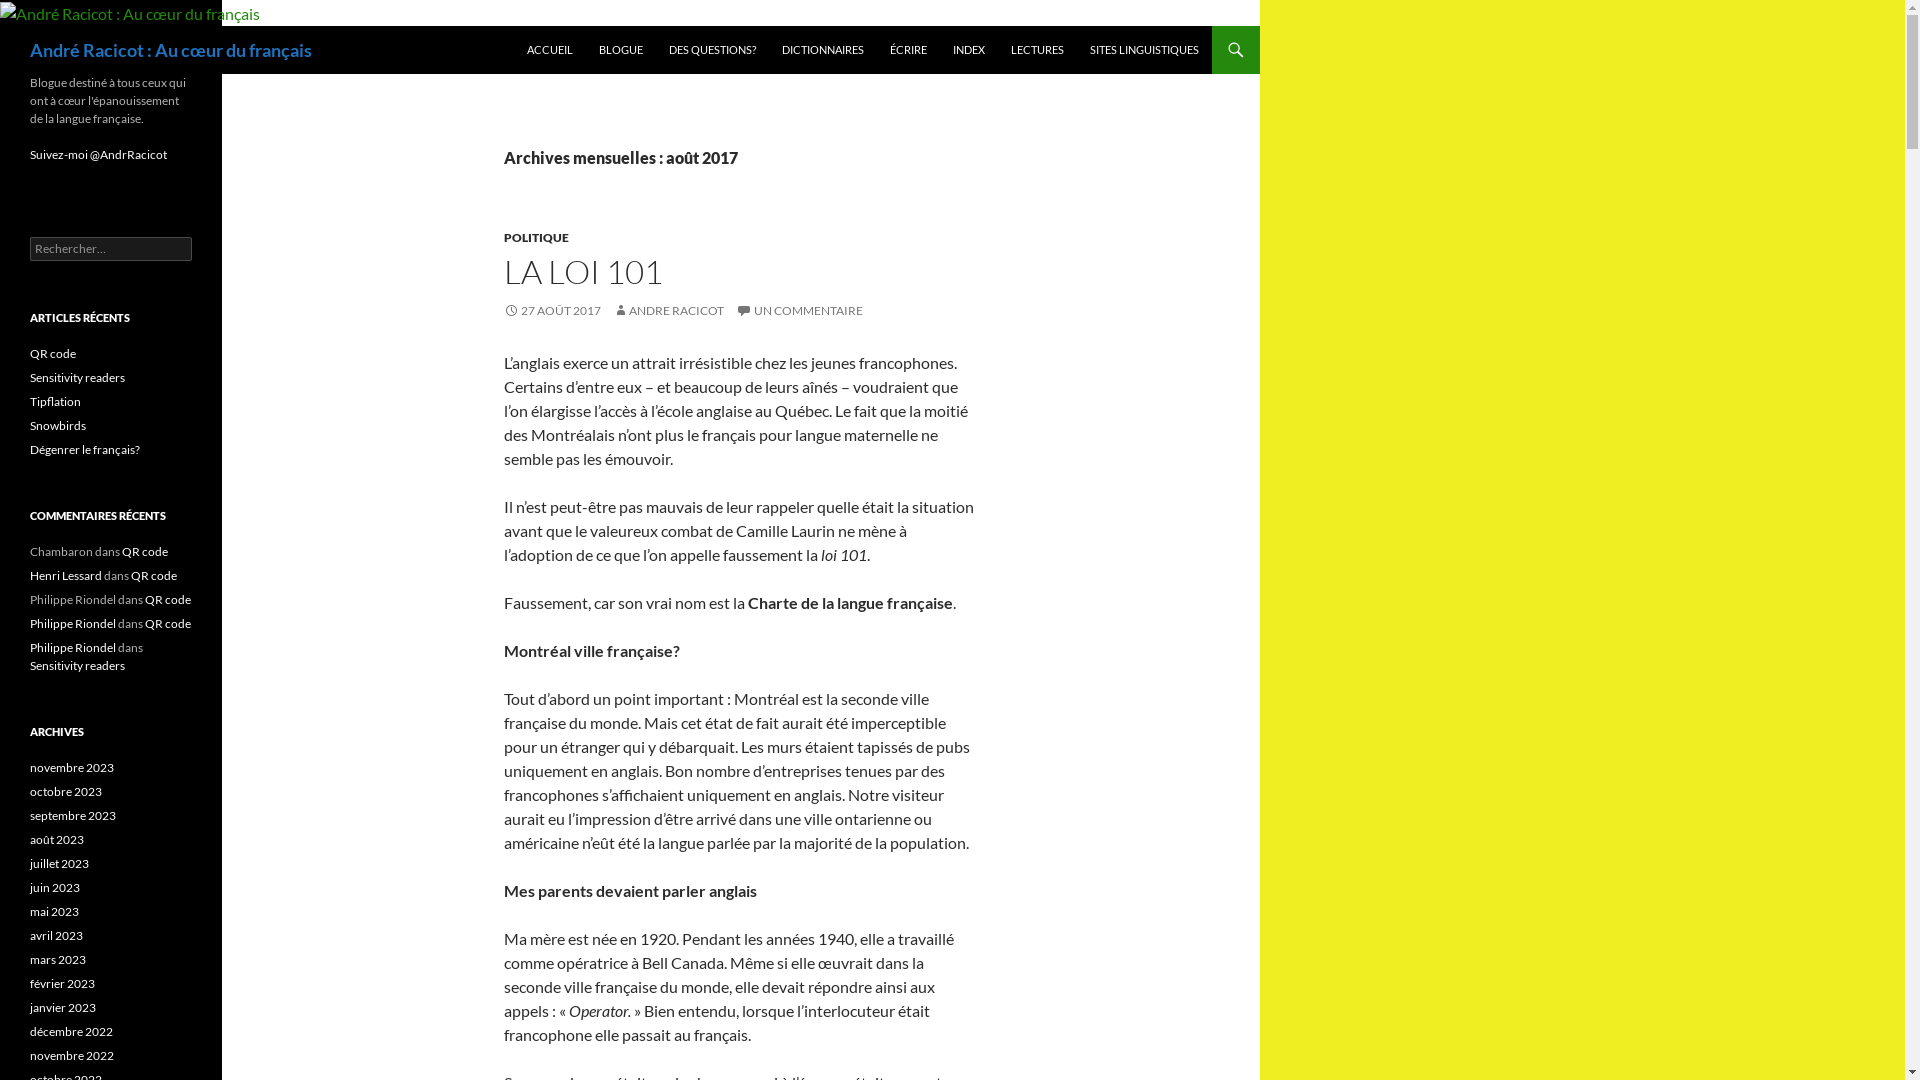 The height and width of the screenshot is (1080, 1920). Describe the element at coordinates (97, 153) in the screenshot. I see `'Suivez-moi @AndrRacicot'` at that location.